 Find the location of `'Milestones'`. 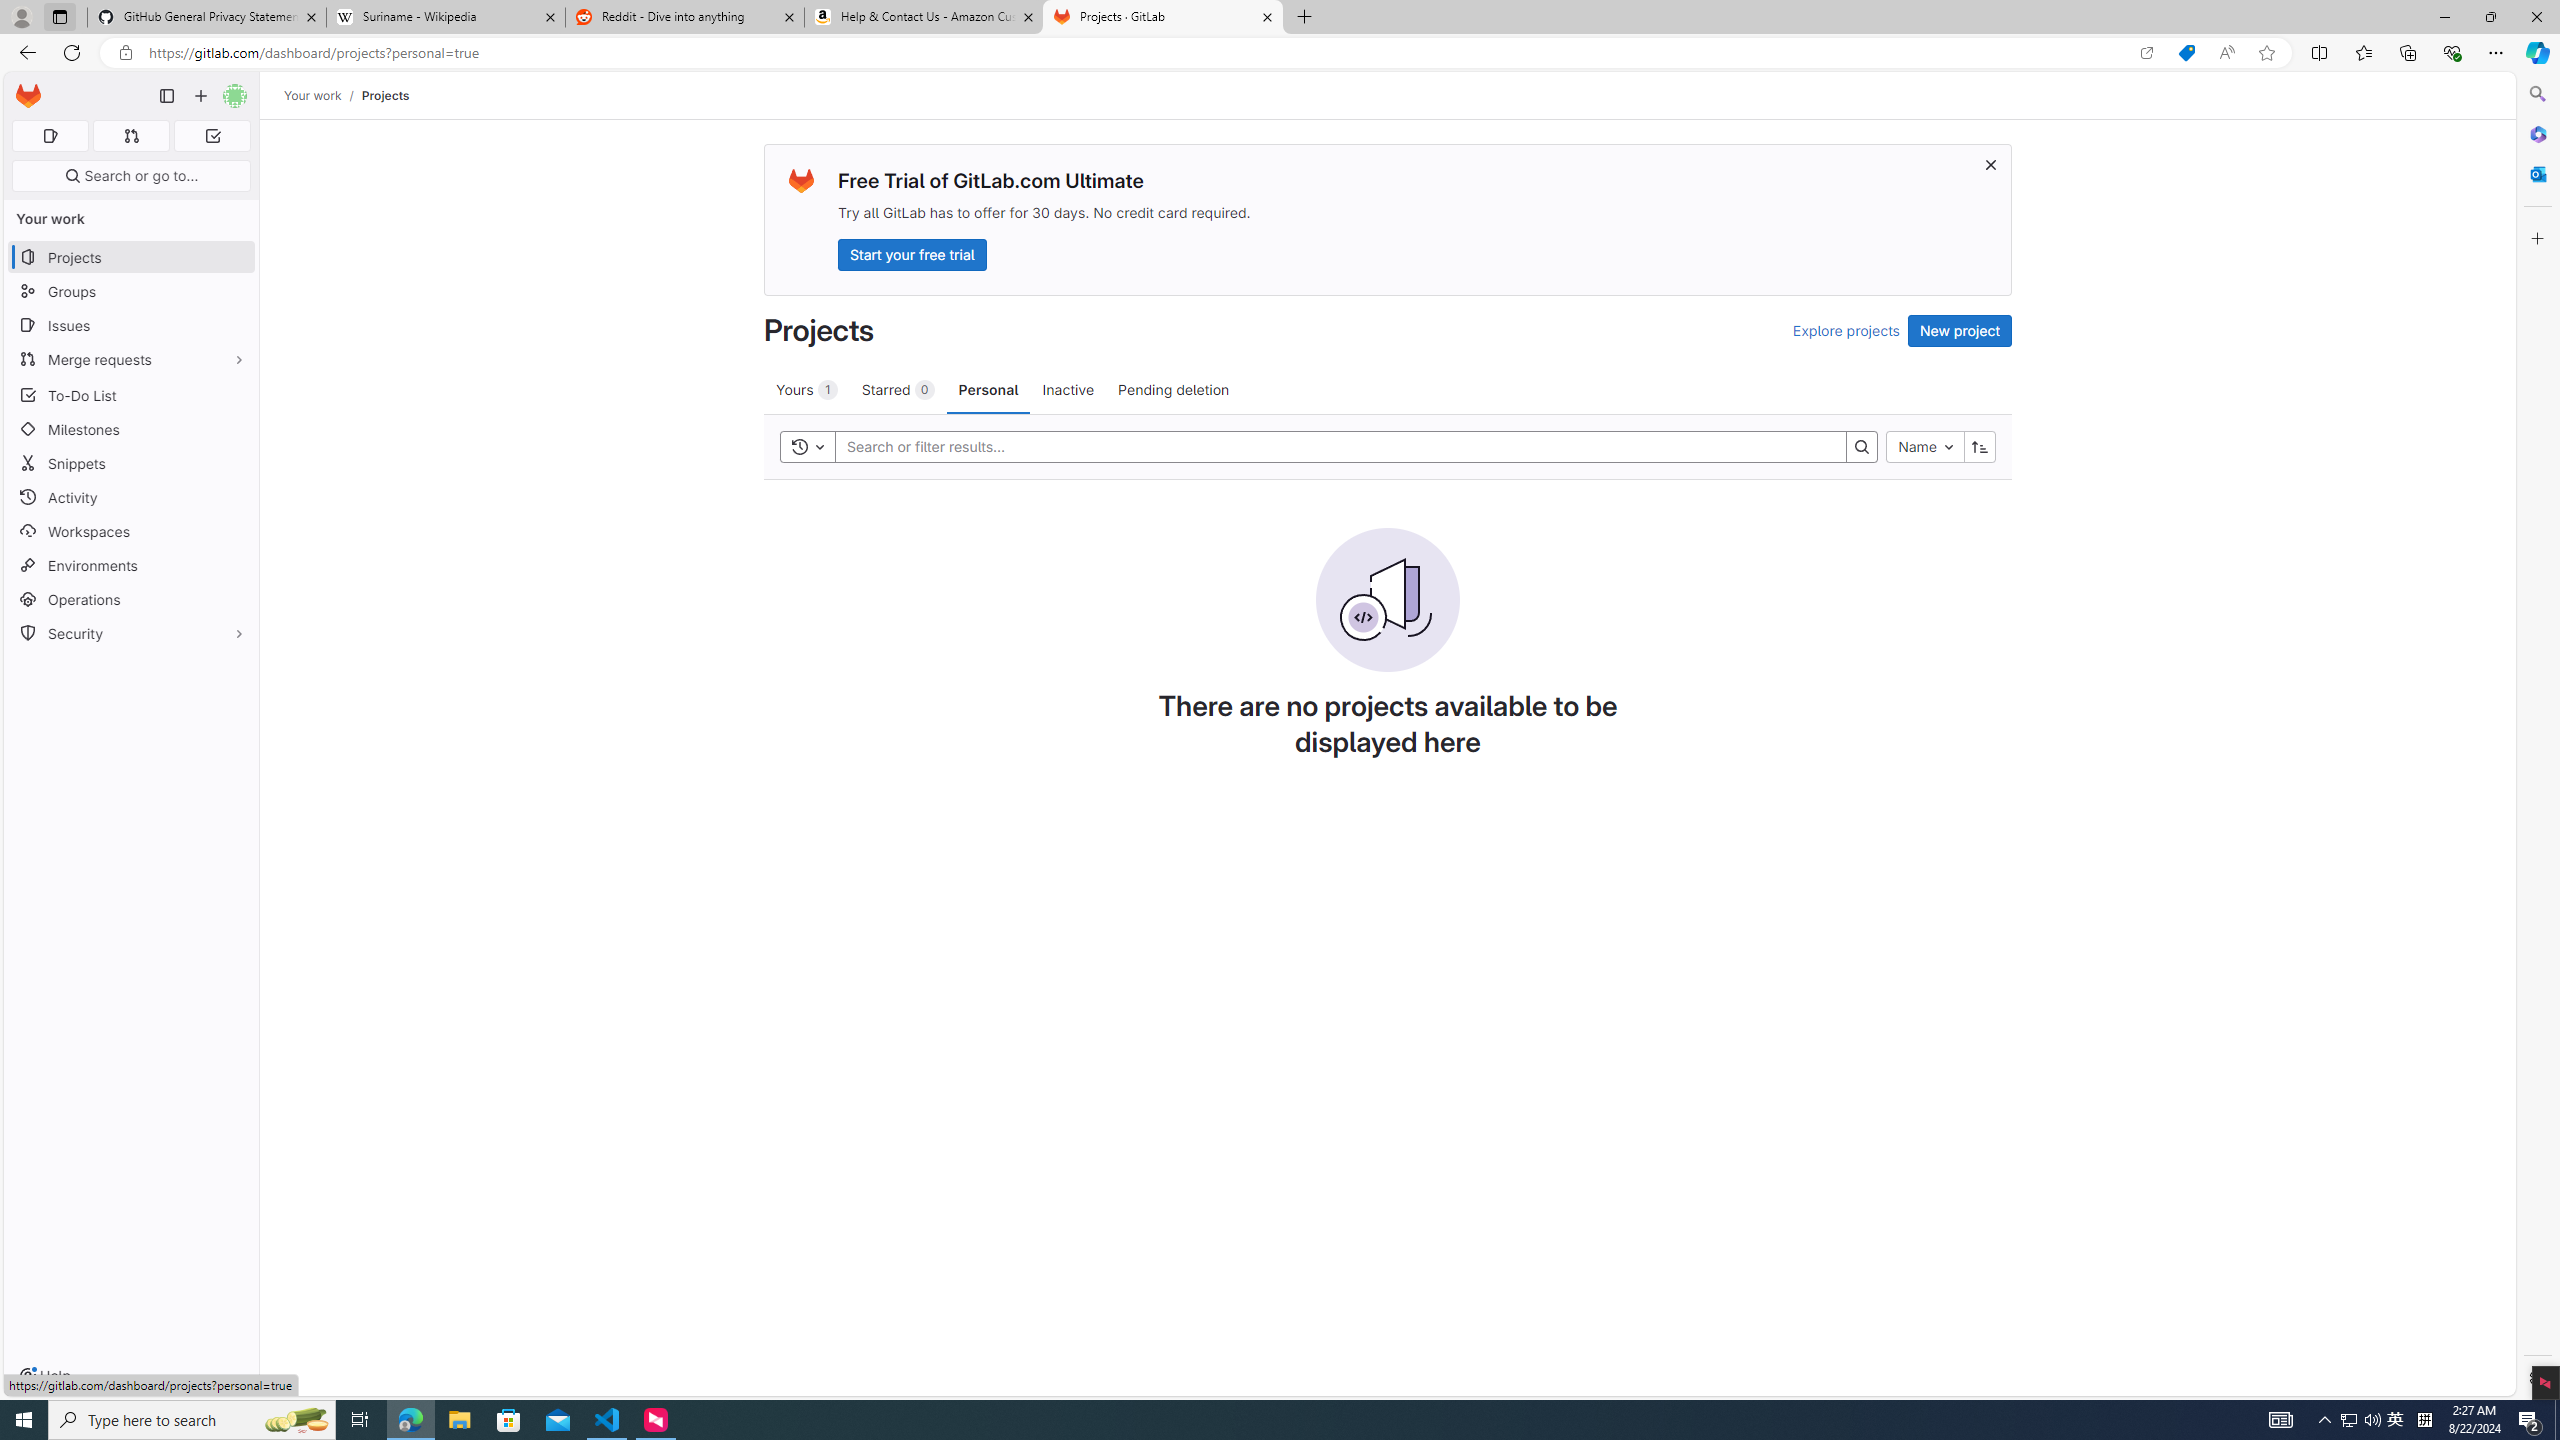

'Milestones' is located at coordinates (130, 428).